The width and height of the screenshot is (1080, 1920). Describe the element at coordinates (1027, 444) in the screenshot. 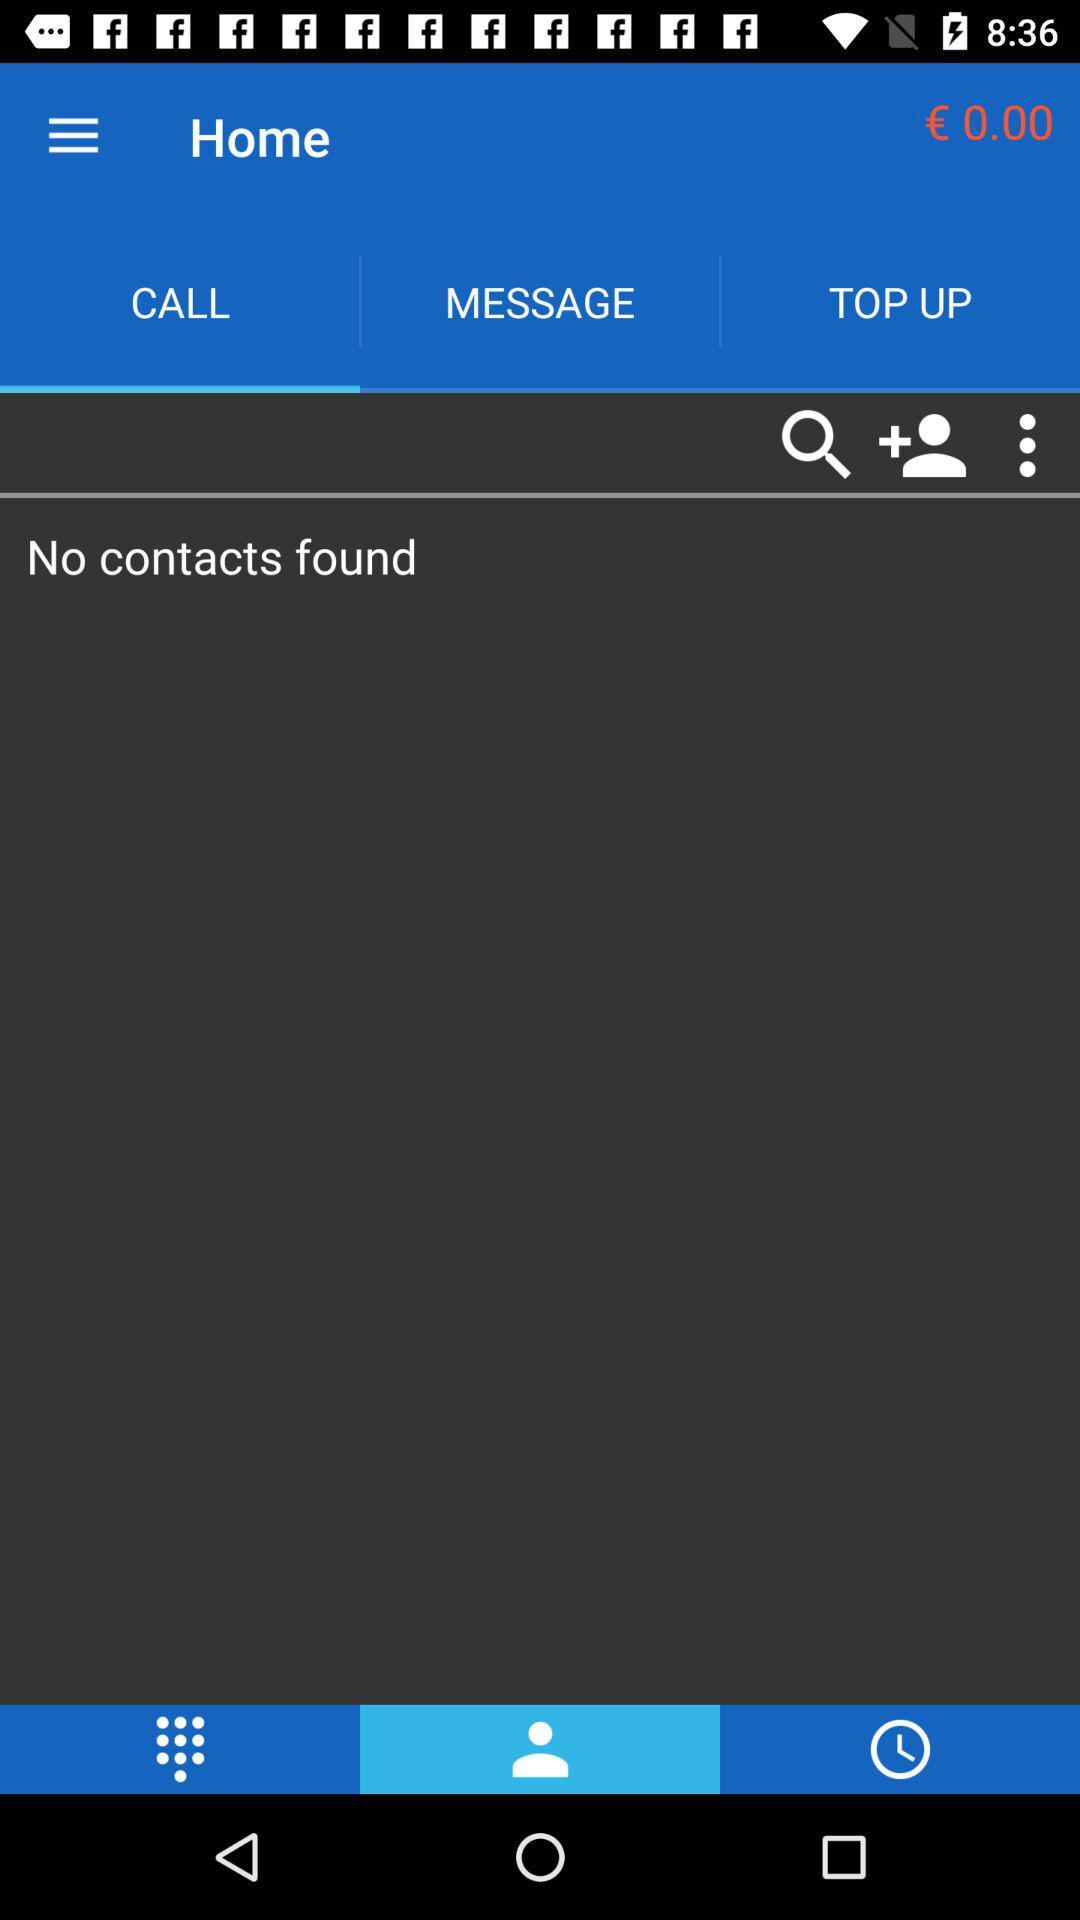

I see `the more icon` at that location.